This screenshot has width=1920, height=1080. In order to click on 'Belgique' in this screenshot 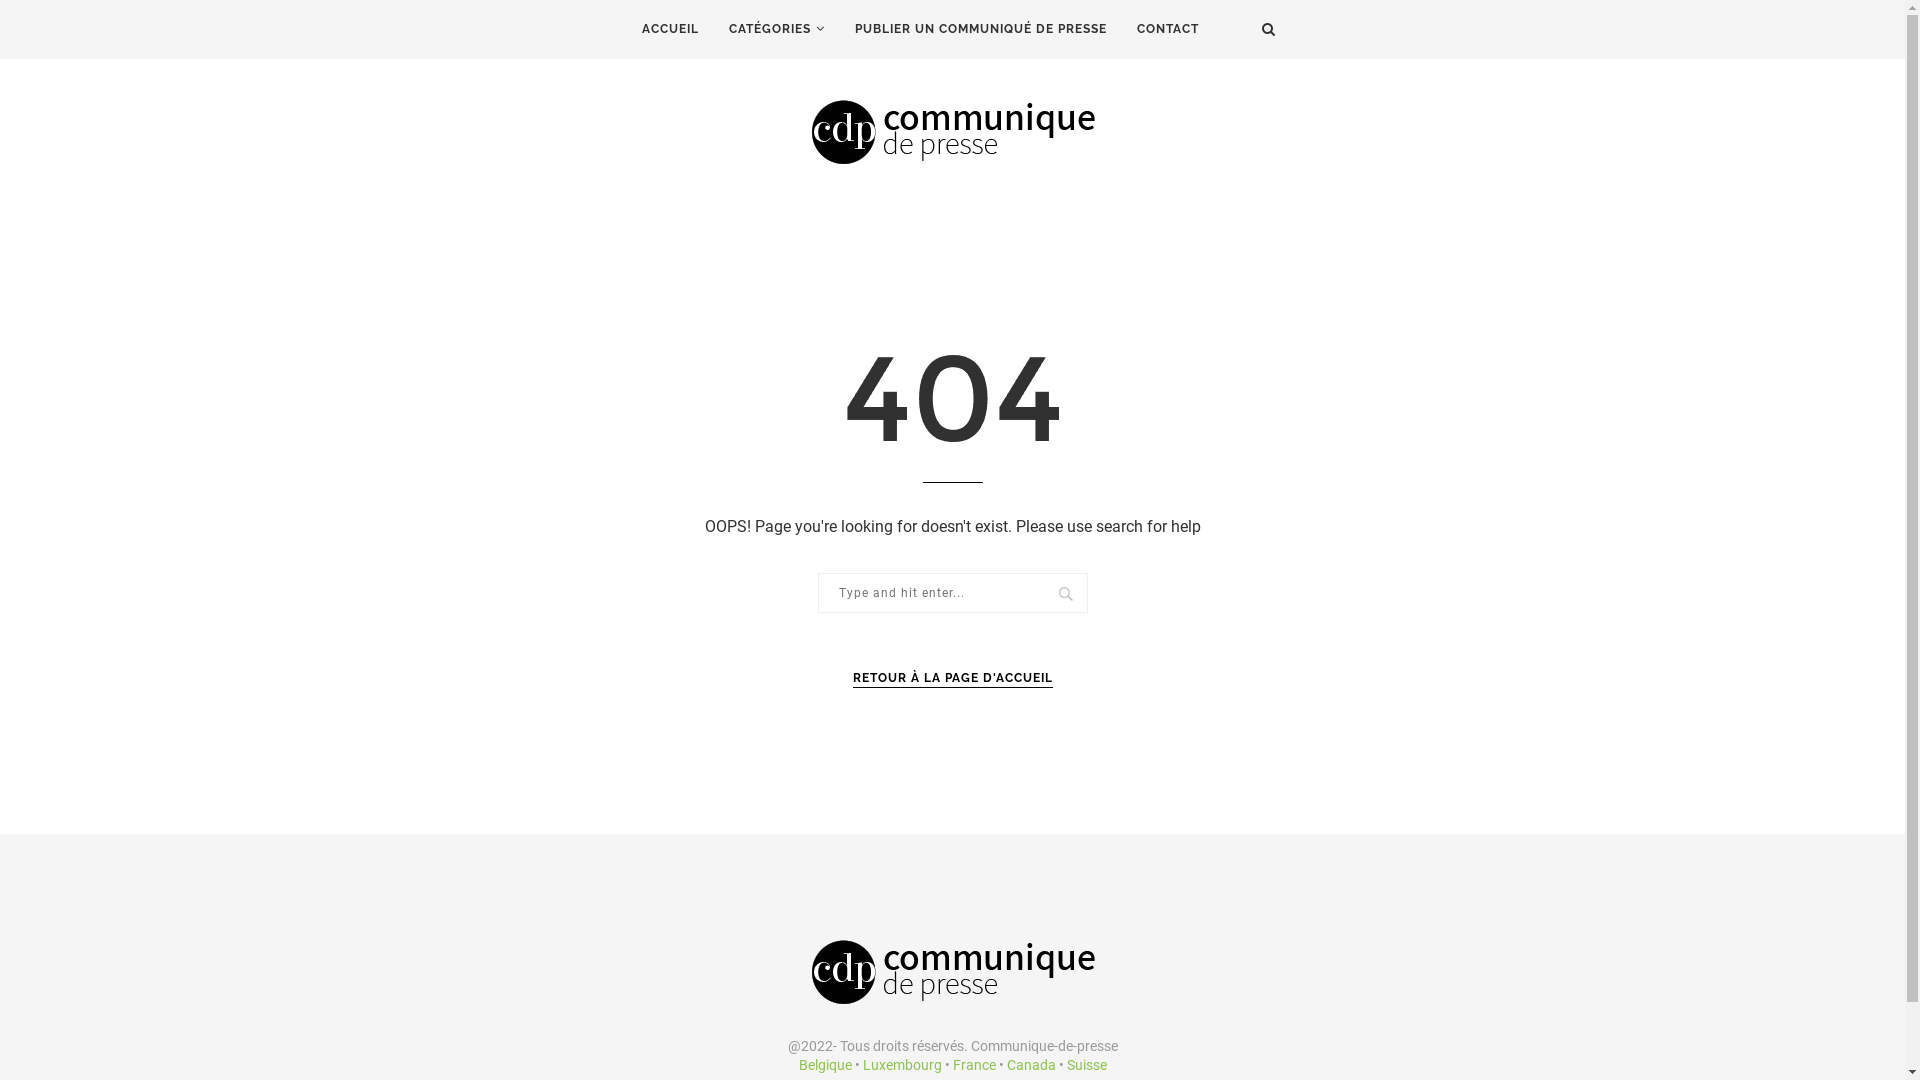, I will do `click(824, 1063)`.